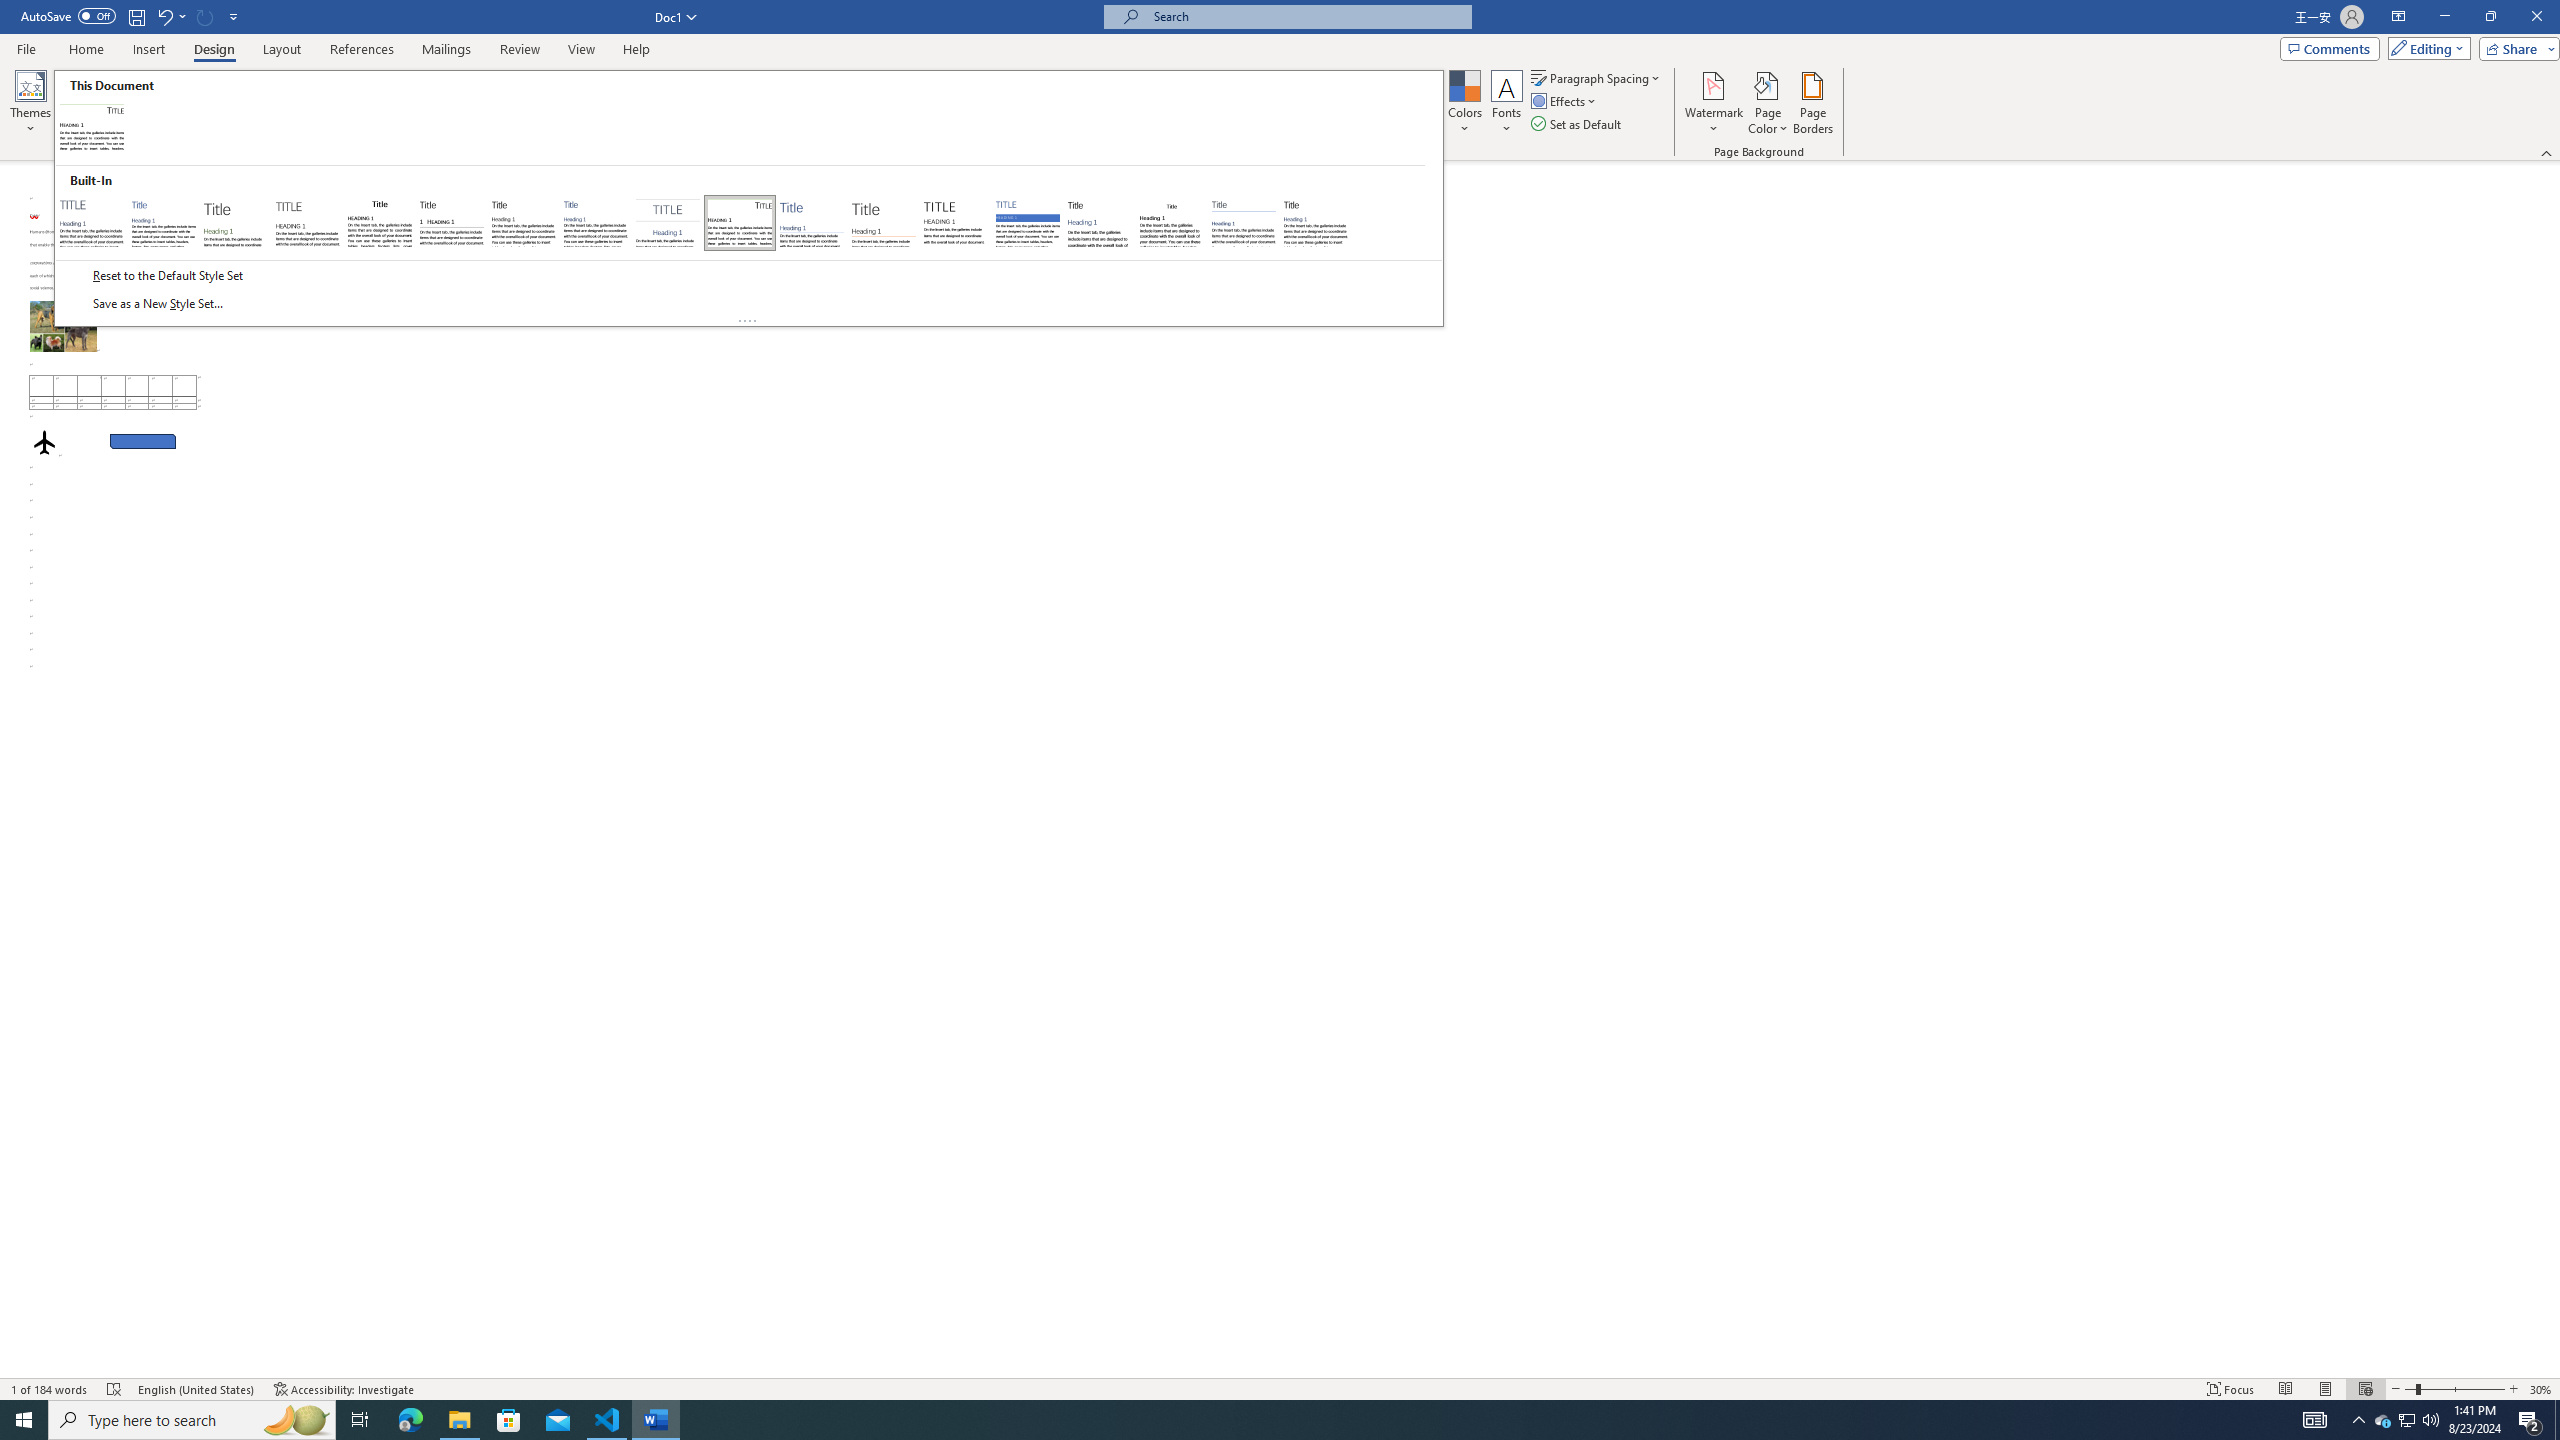  What do you see at coordinates (1813, 103) in the screenshot?
I see `'Page Borders...'` at bounding box center [1813, 103].